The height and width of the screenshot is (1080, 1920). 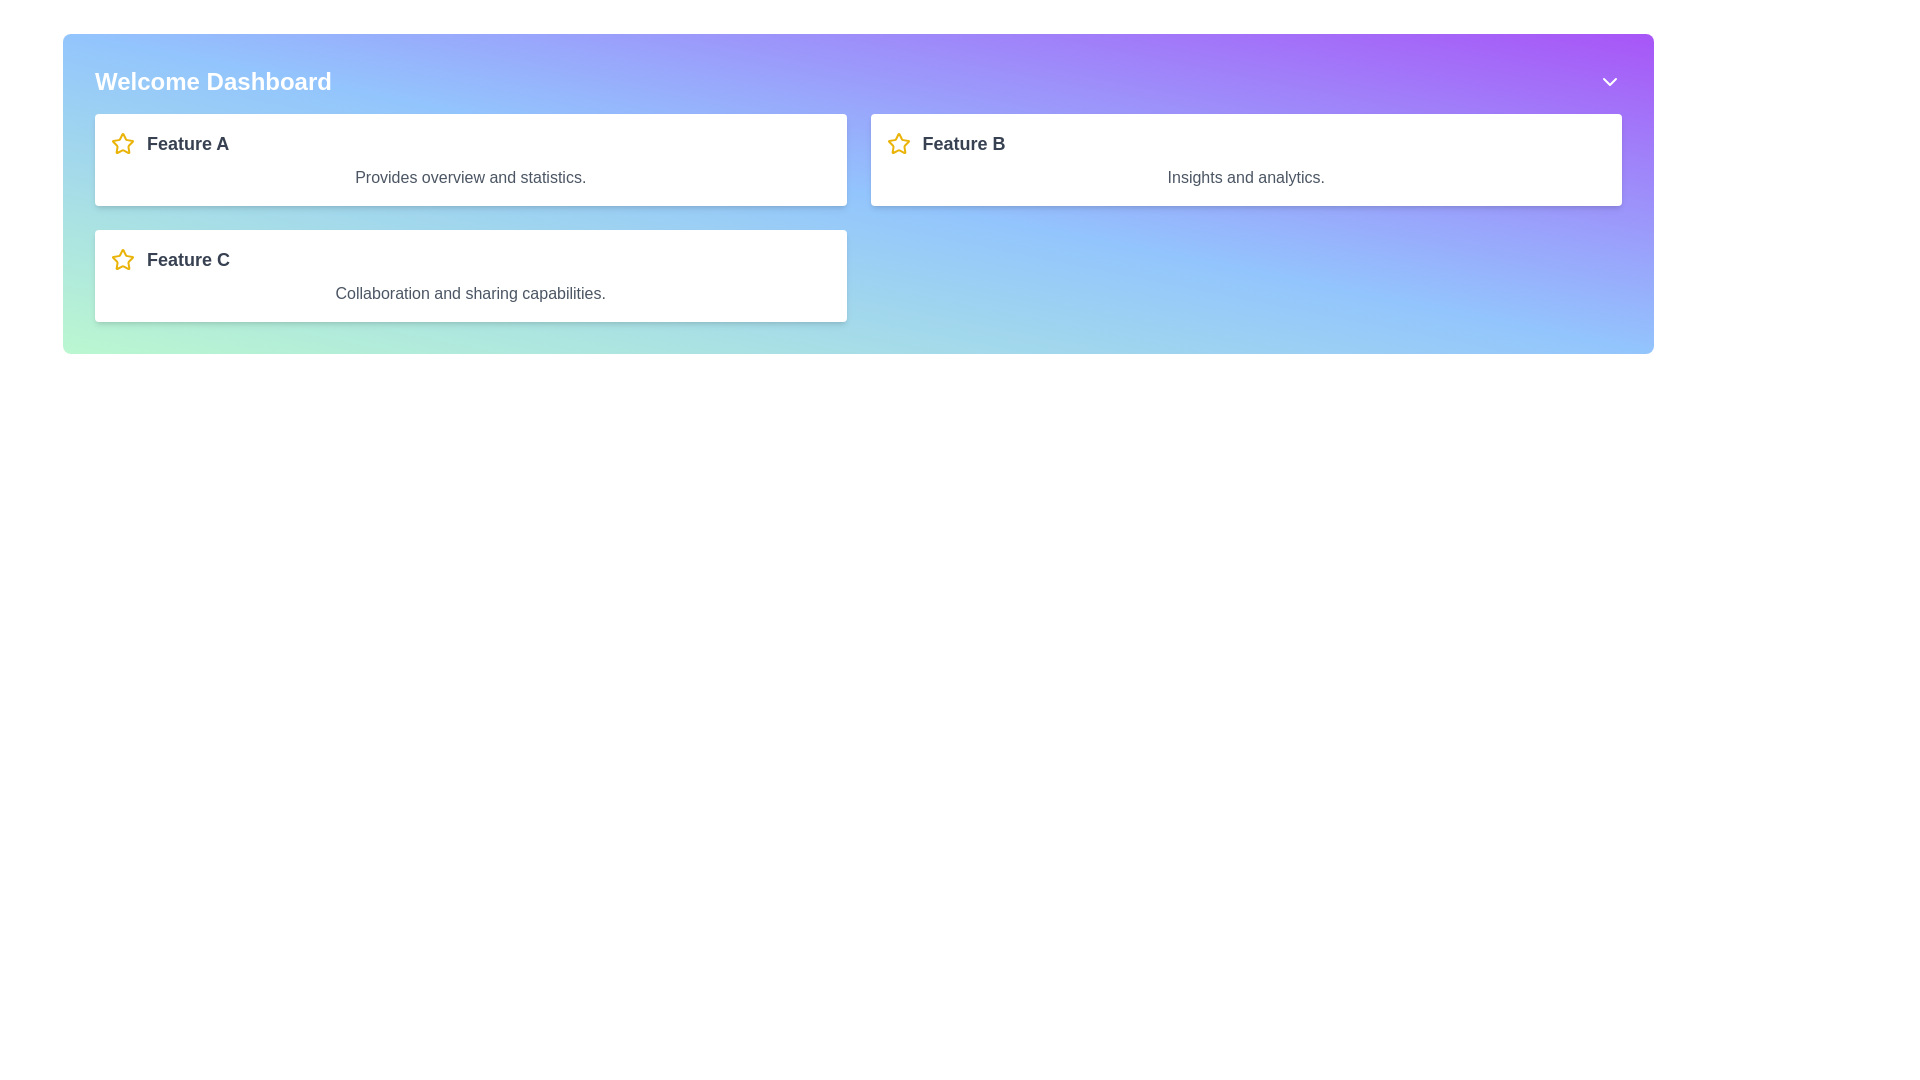 What do you see at coordinates (897, 142) in the screenshot?
I see `the star icon that marks the importance of 'Feature B'` at bounding box center [897, 142].